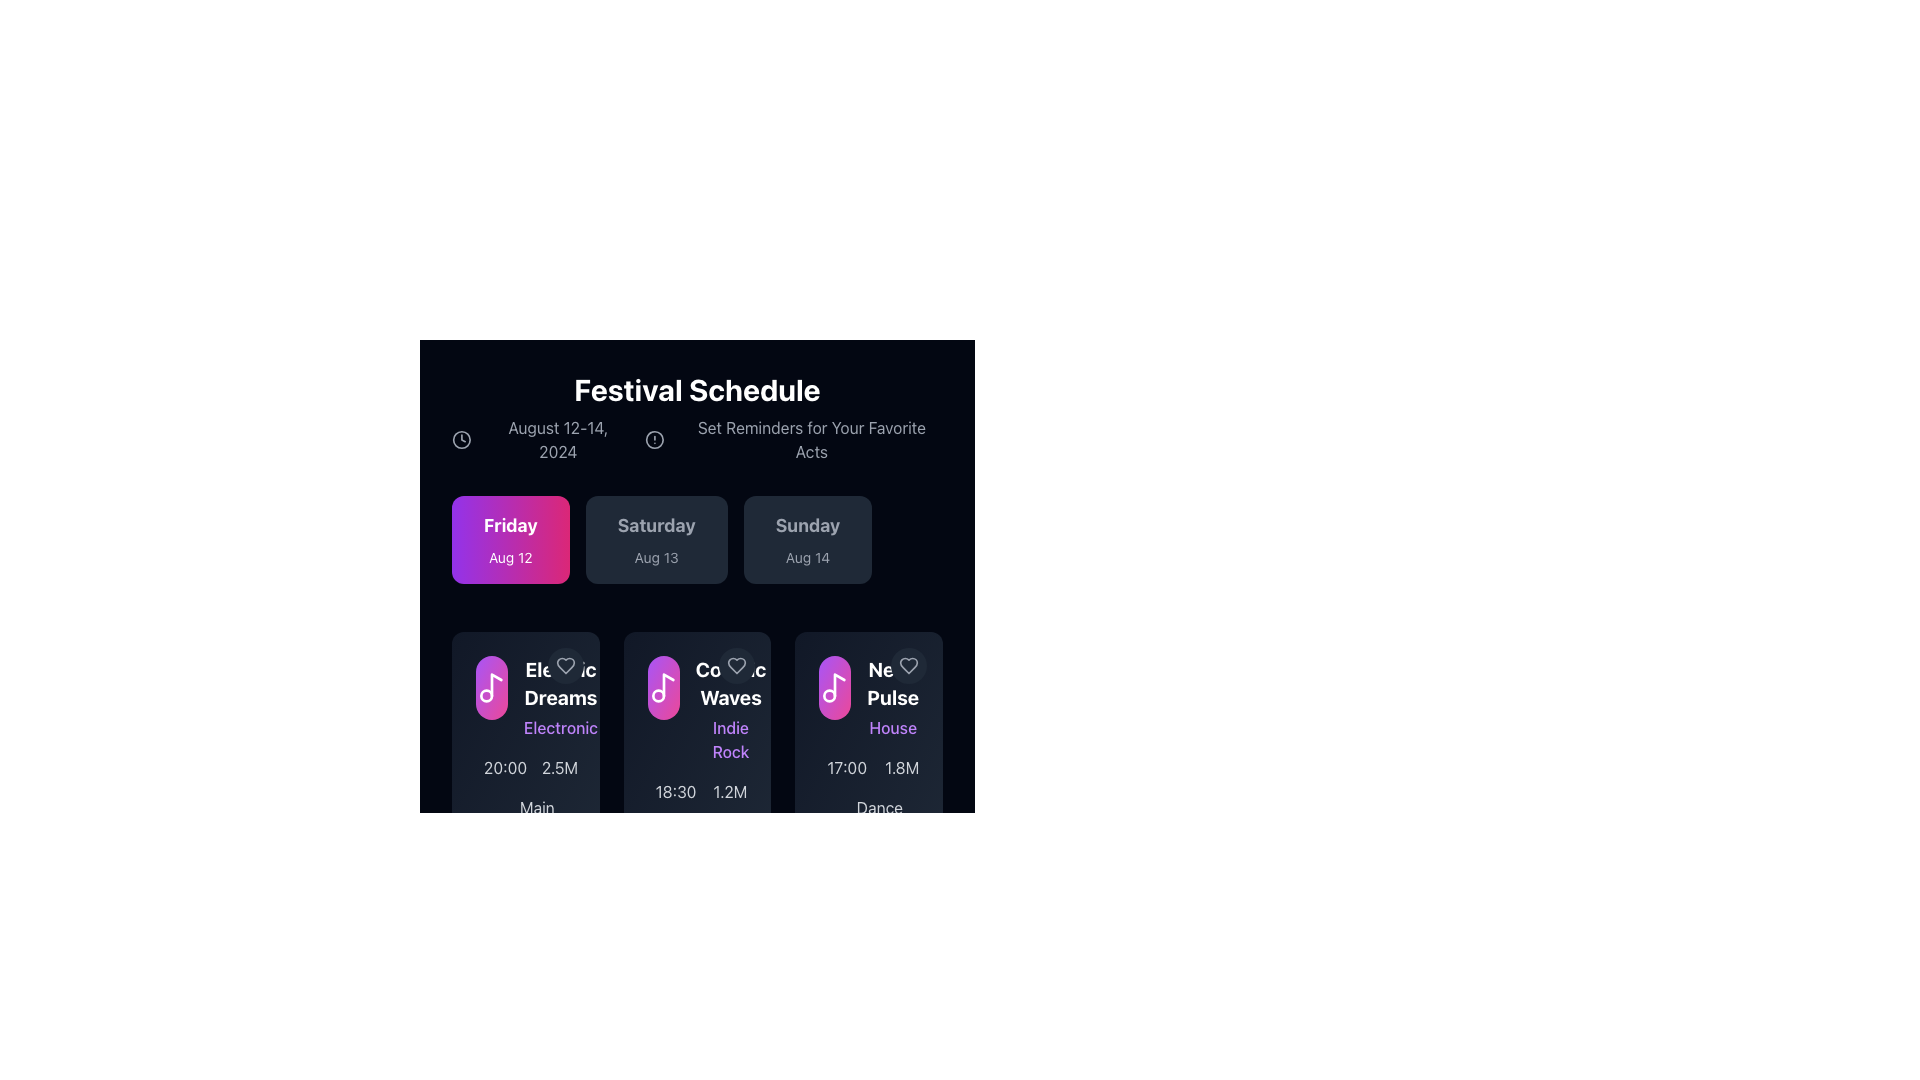  Describe the element at coordinates (879, 820) in the screenshot. I see `the 'Dance Arena' text label, which displays the venue for the 'Neo Pulse' event located at the bottom edge of the card` at that location.